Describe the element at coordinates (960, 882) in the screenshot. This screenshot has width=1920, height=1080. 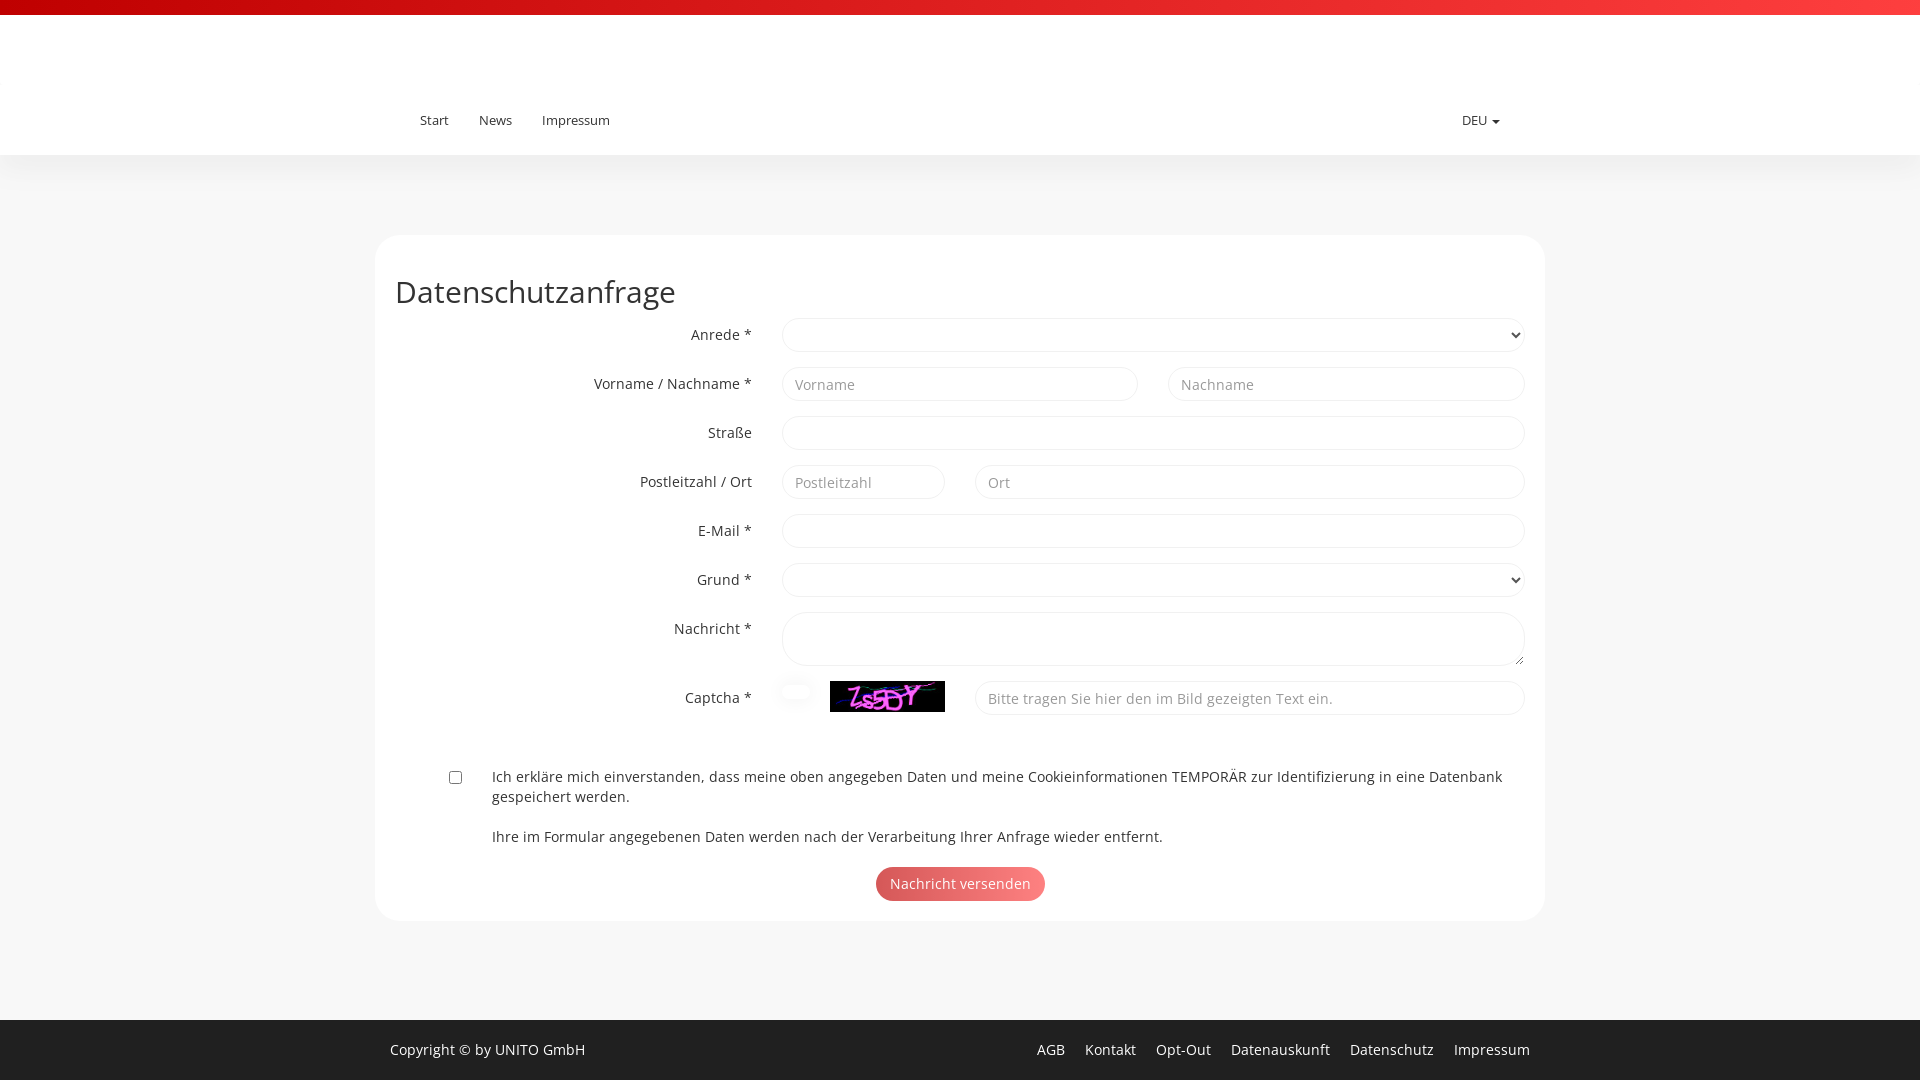
I see `'Nachricht versenden'` at that location.